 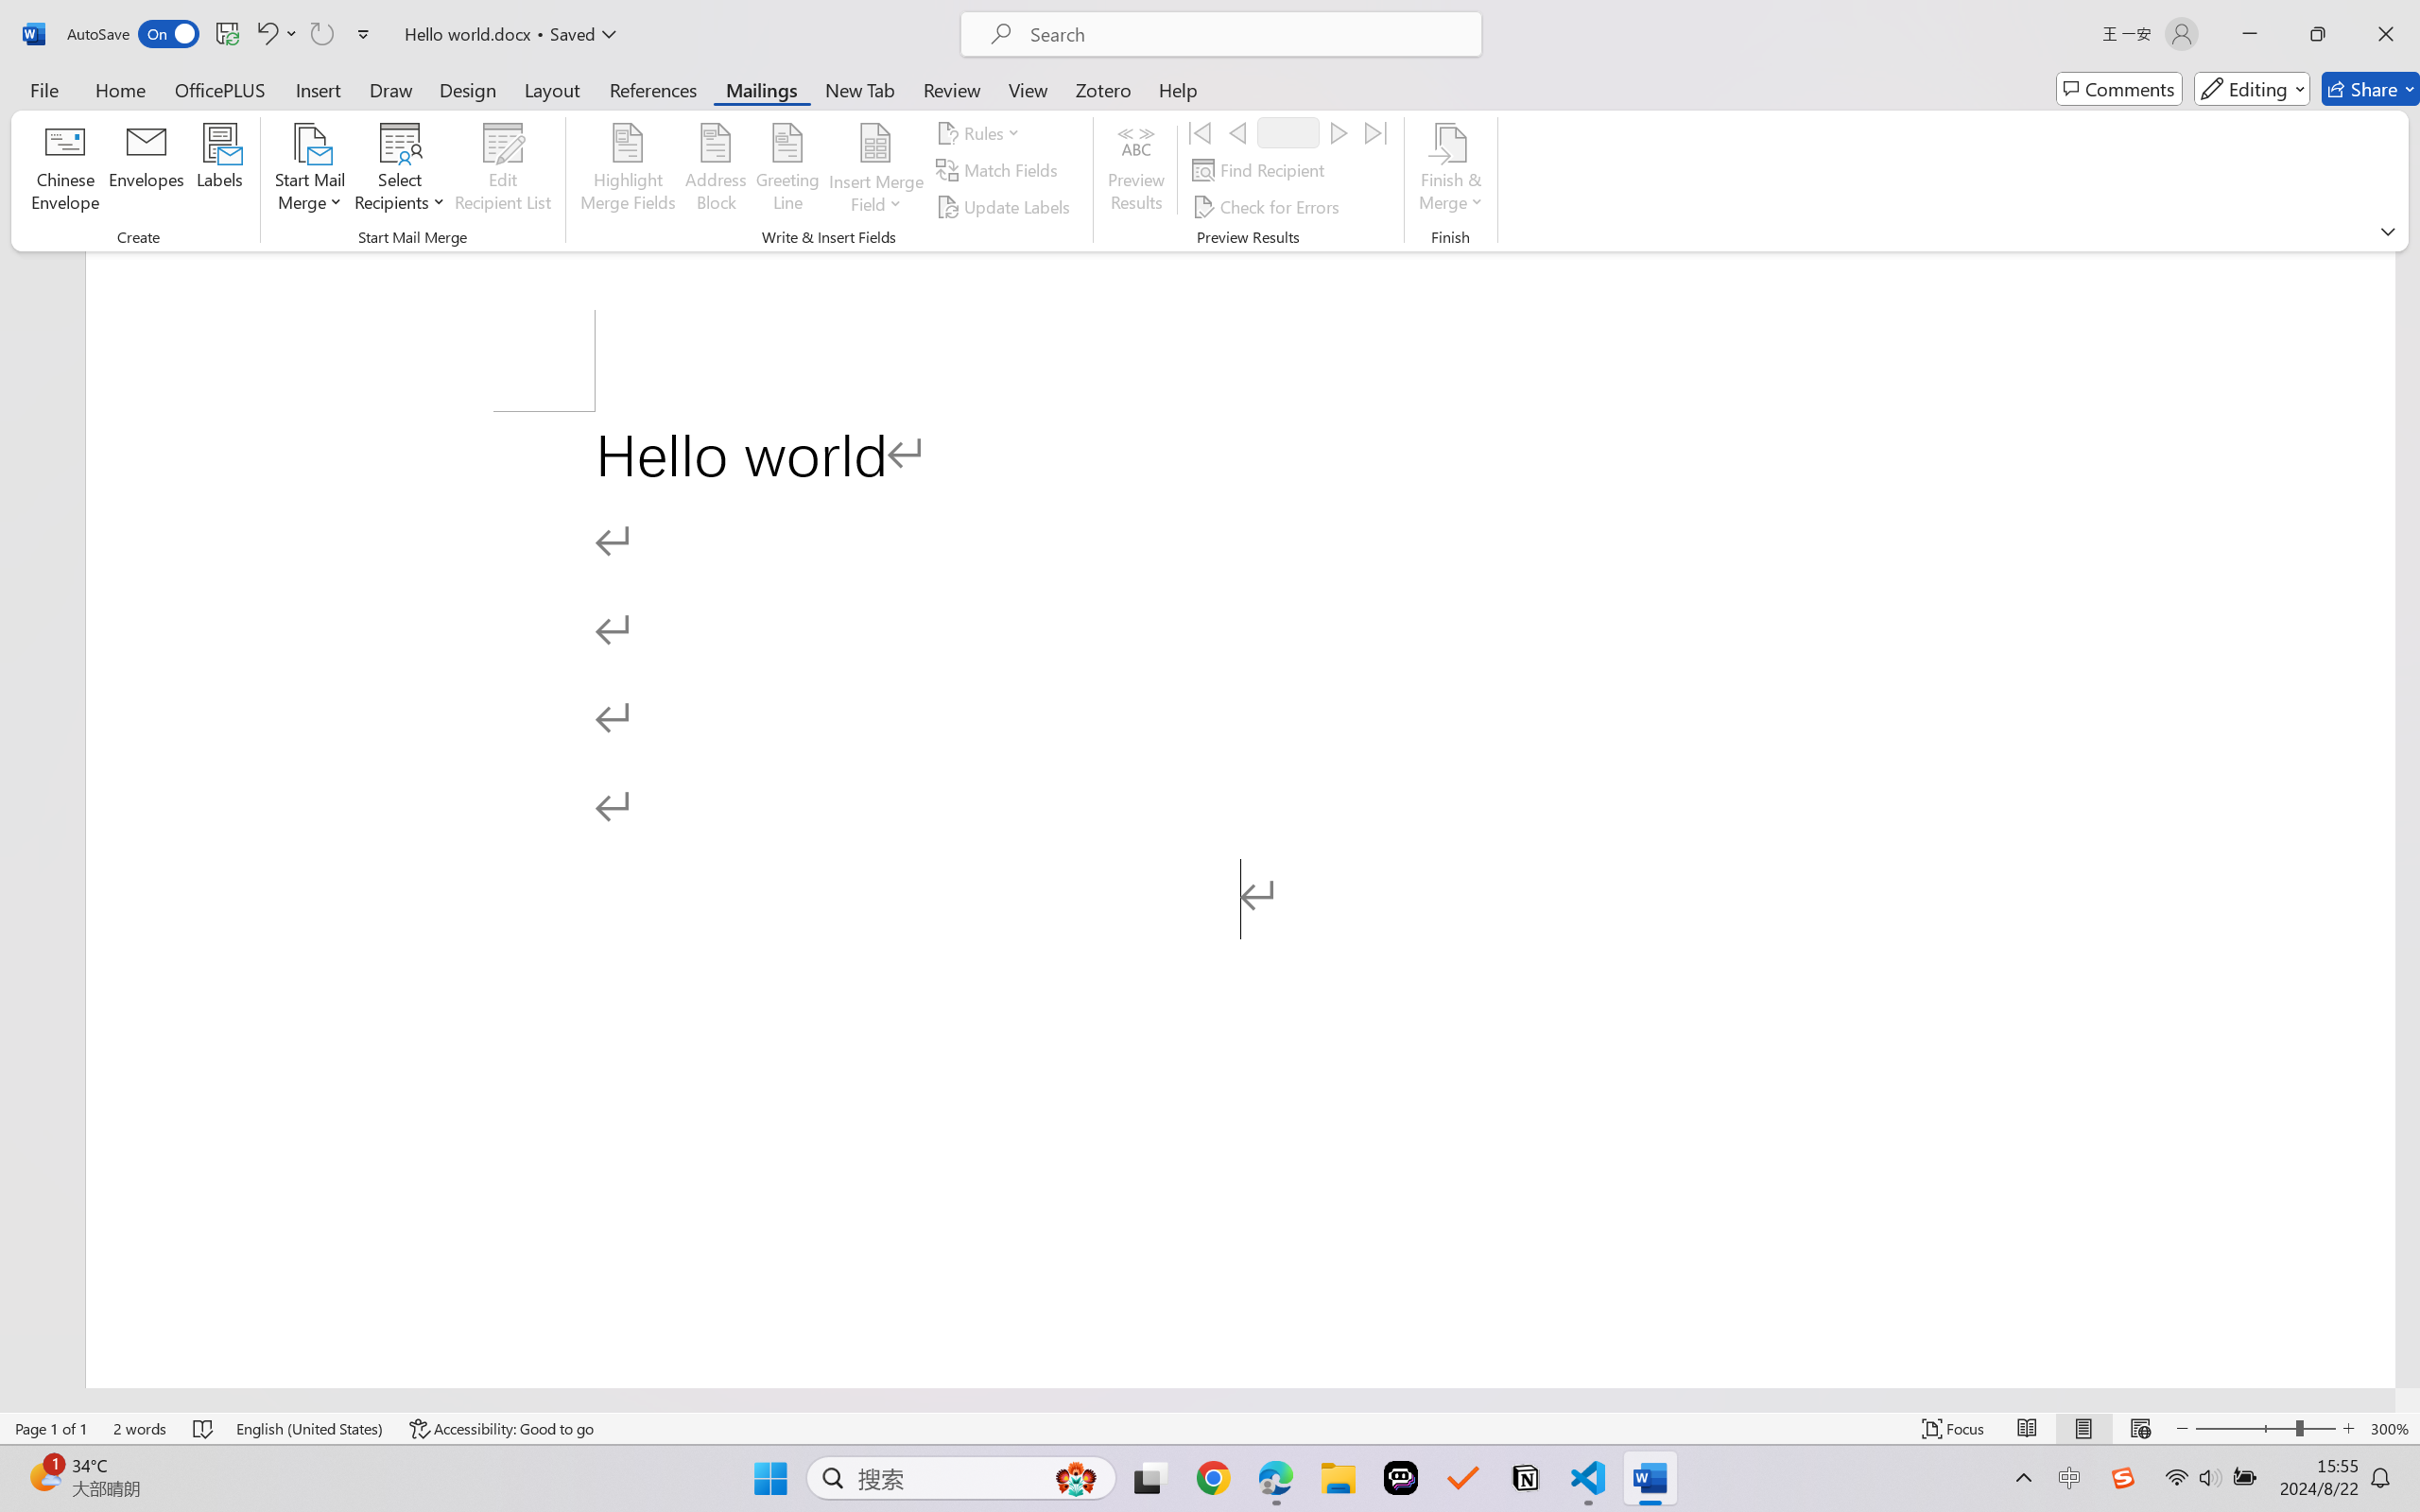 What do you see at coordinates (320, 33) in the screenshot?
I see `'Can'` at bounding box center [320, 33].